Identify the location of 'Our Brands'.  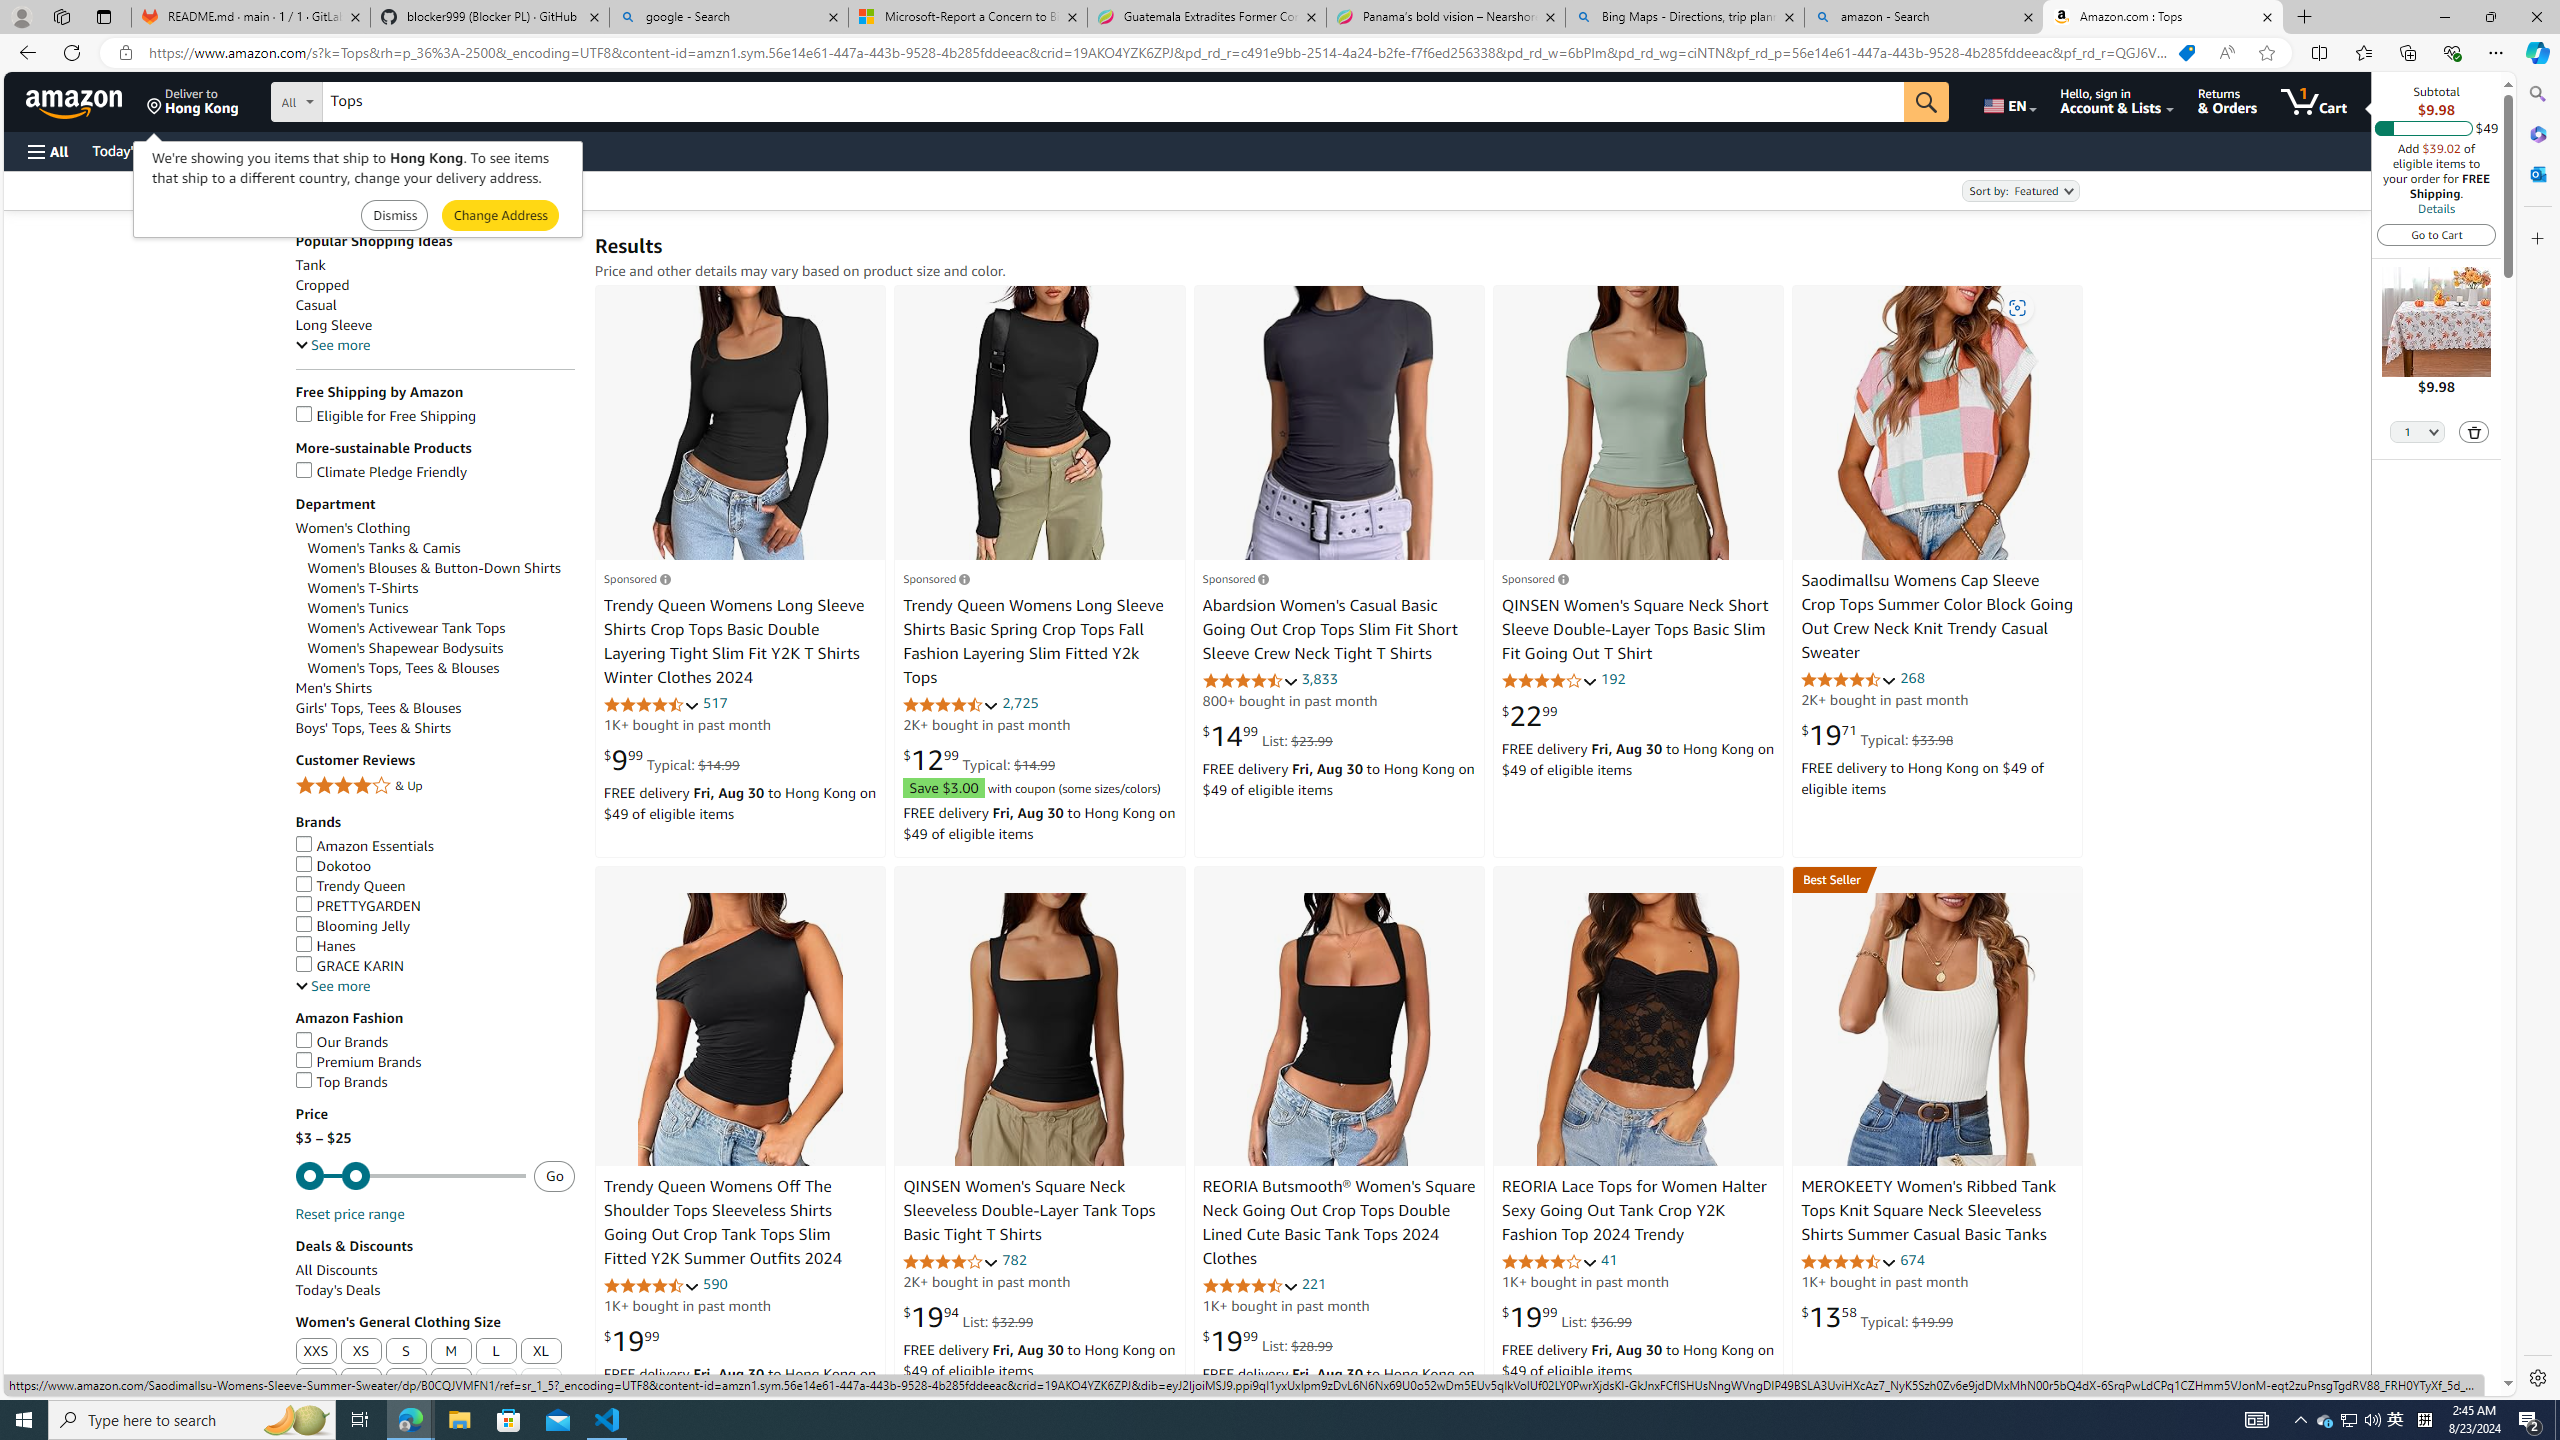
(341, 1041).